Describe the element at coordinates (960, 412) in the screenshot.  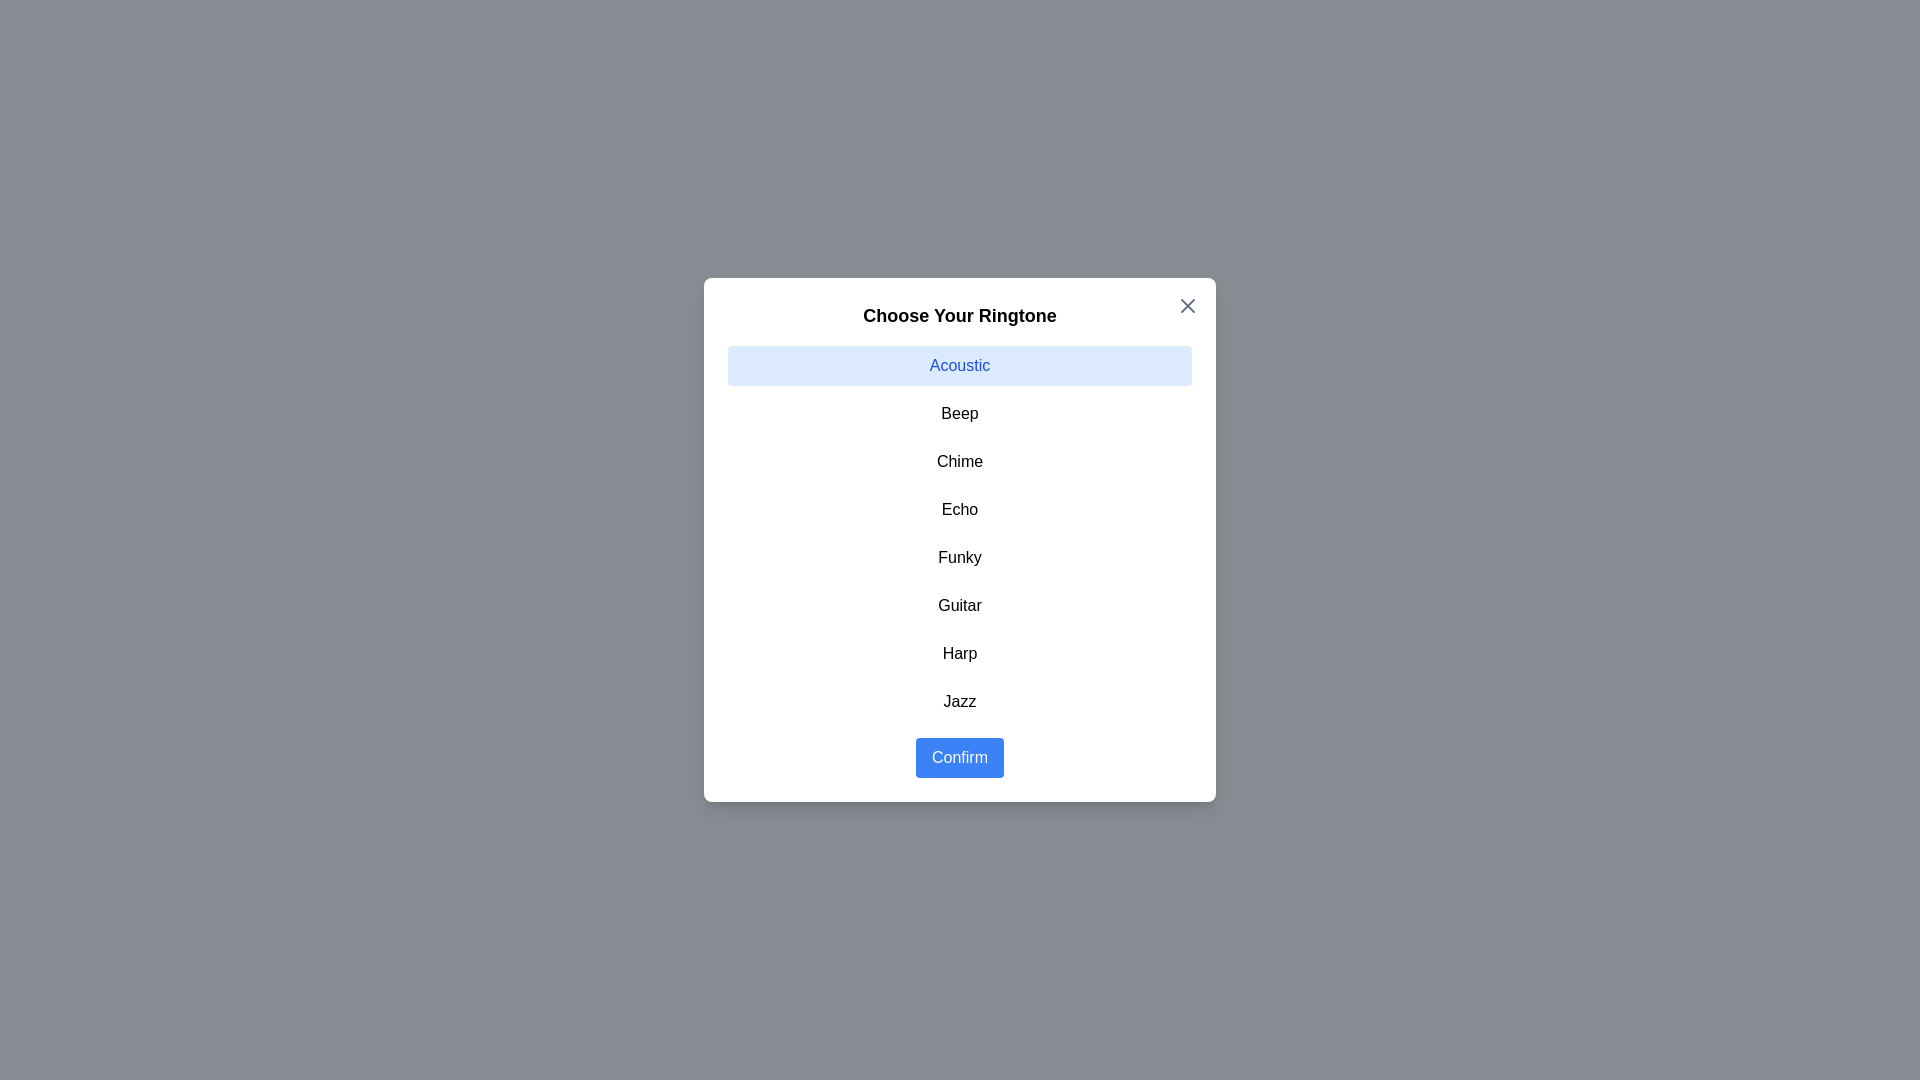
I see `the item Beep in the list` at that location.